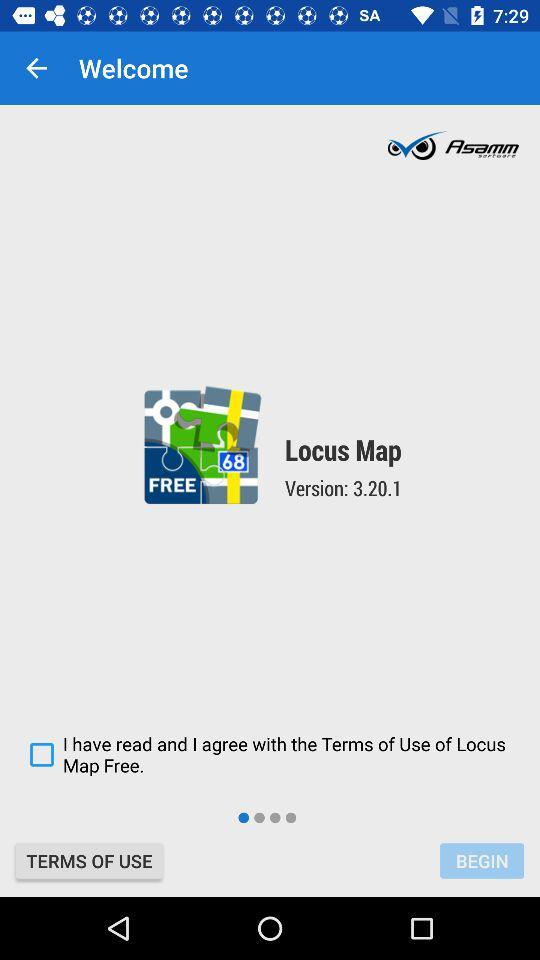 The image size is (540, 960). What do you see at coordinates (36, 68) in the screenshot?
I see `the app next to welcome icon` at bounding box center [36, 68].